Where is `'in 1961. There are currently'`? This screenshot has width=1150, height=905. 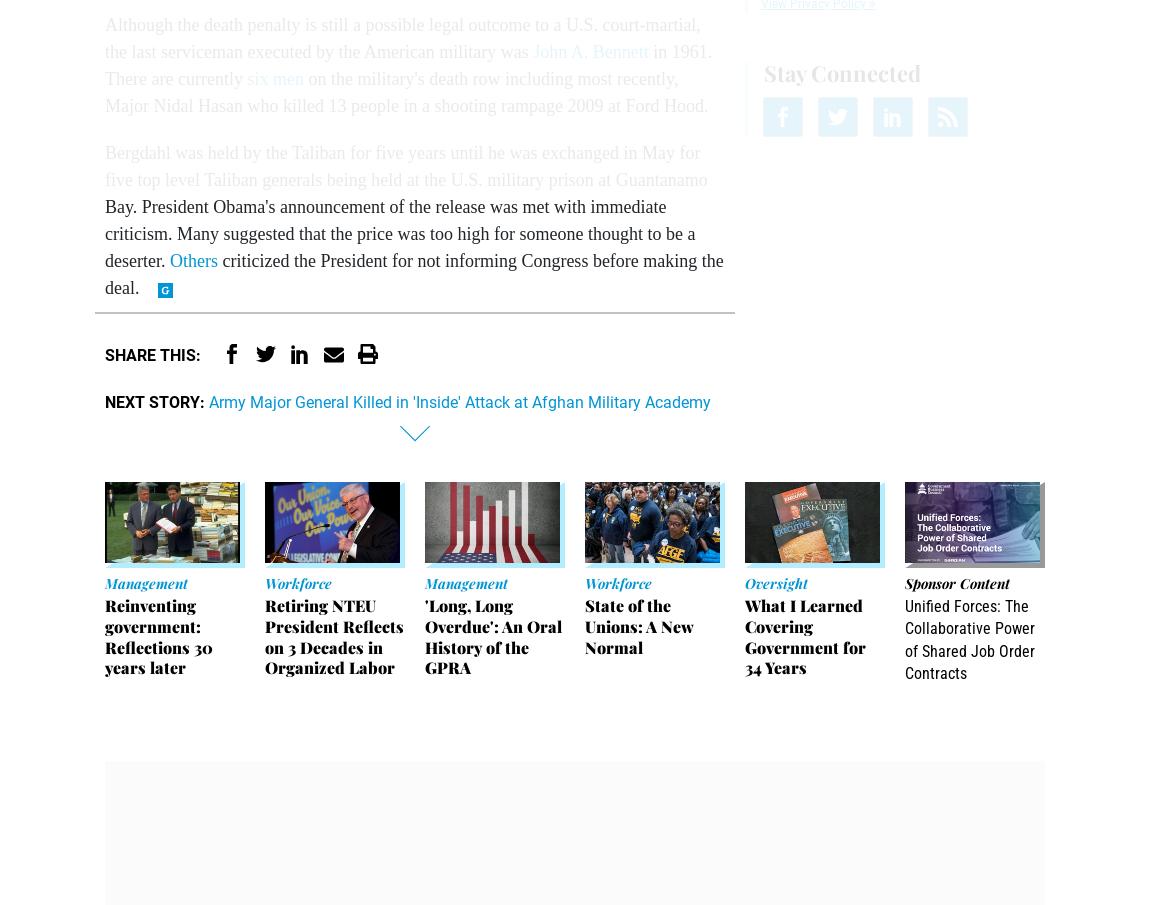
'in 1961. There are currently' is located at coordinates (103, 65).